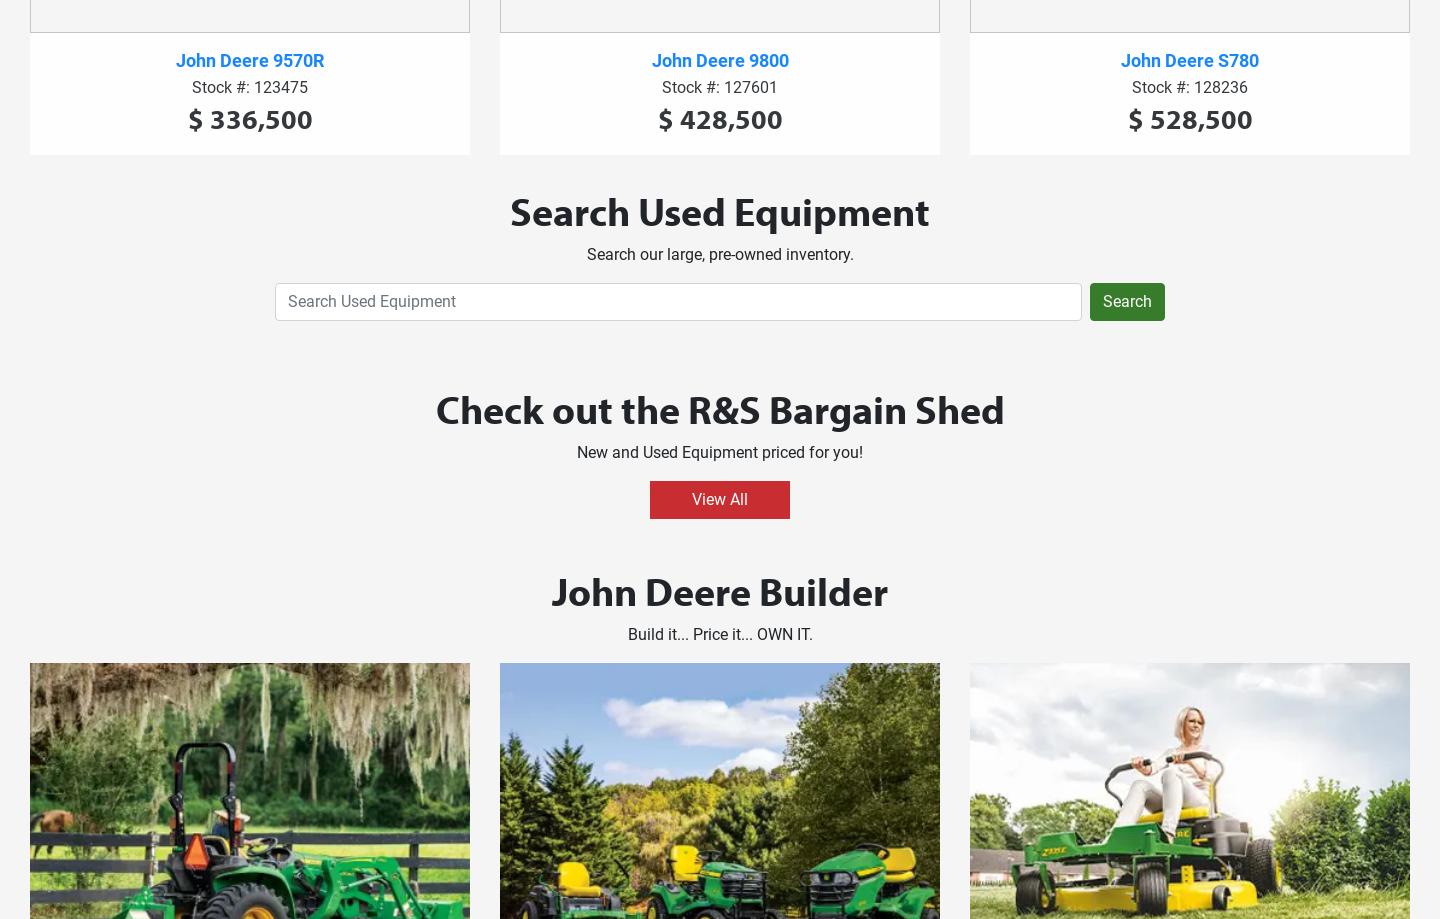  Describe the element at coordinates (1189, 116) in the screenshot. I see `'$ 528,500'` at that location.